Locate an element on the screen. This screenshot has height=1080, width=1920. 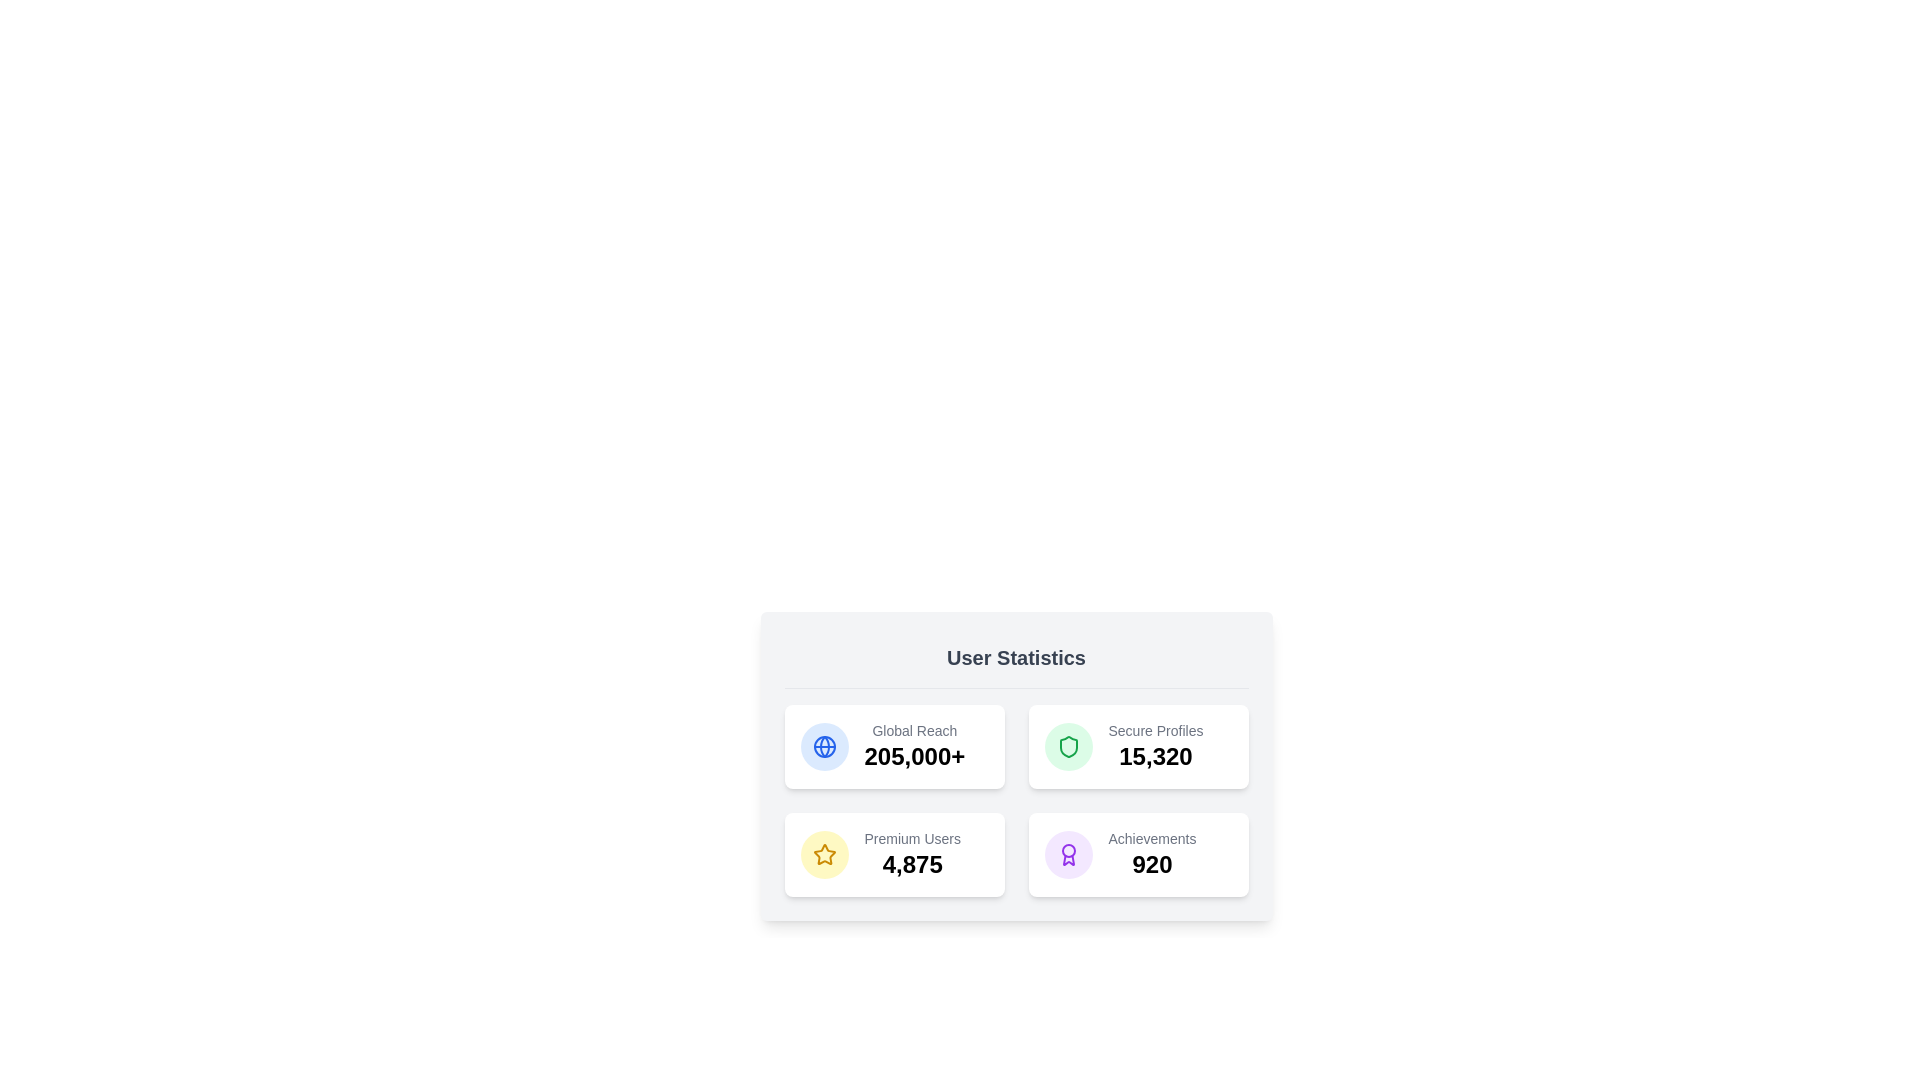
displayed information from the 'Global Reach' text display element, which shows the figure '205,000+' prominently below the label is located at coordinates (913, 747).